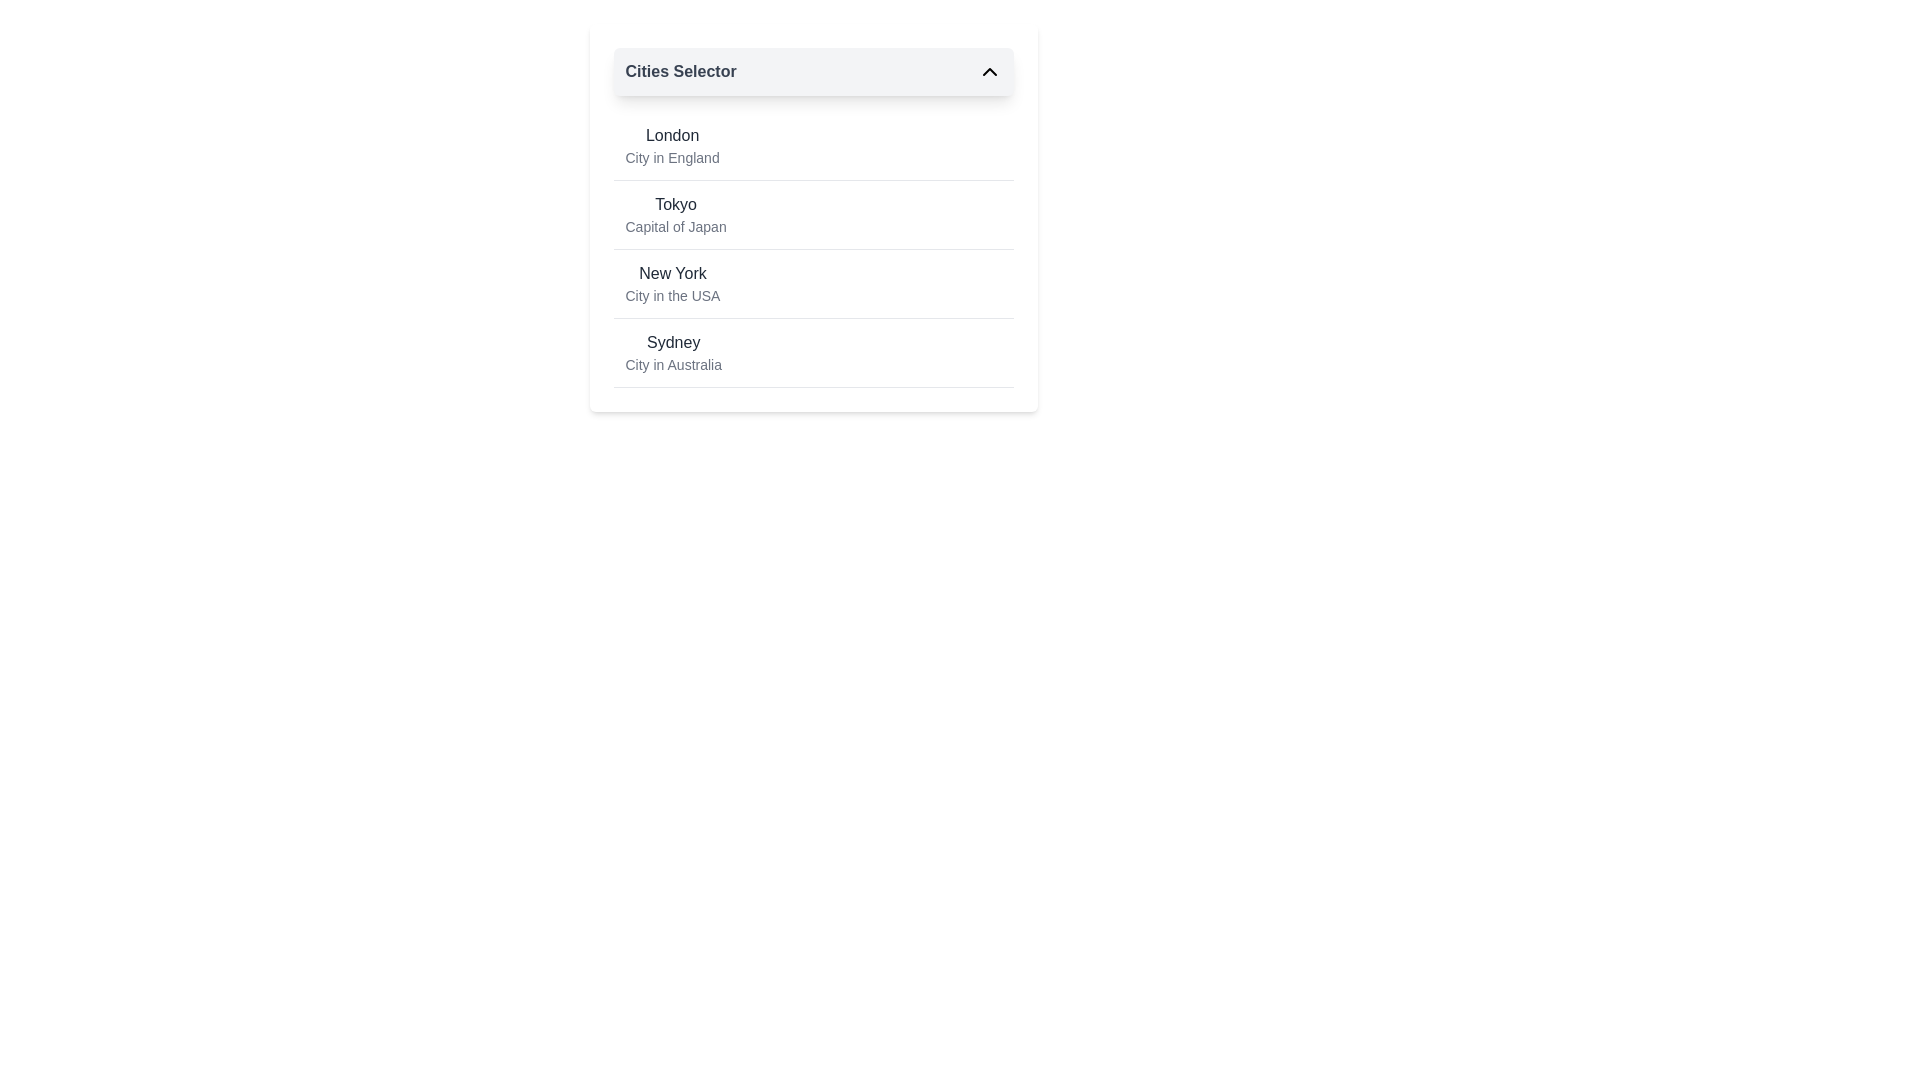 This screenshot has width=1920, height=1080. What do you see at coordinates (672, 273) in the screenshot?
I see `the Text label displaying 'New York', which is styled in medium-weight font and dark gray, located at the top of its section within the 'Cities Selector' dropdown menu` at bounding box center [672, 273].